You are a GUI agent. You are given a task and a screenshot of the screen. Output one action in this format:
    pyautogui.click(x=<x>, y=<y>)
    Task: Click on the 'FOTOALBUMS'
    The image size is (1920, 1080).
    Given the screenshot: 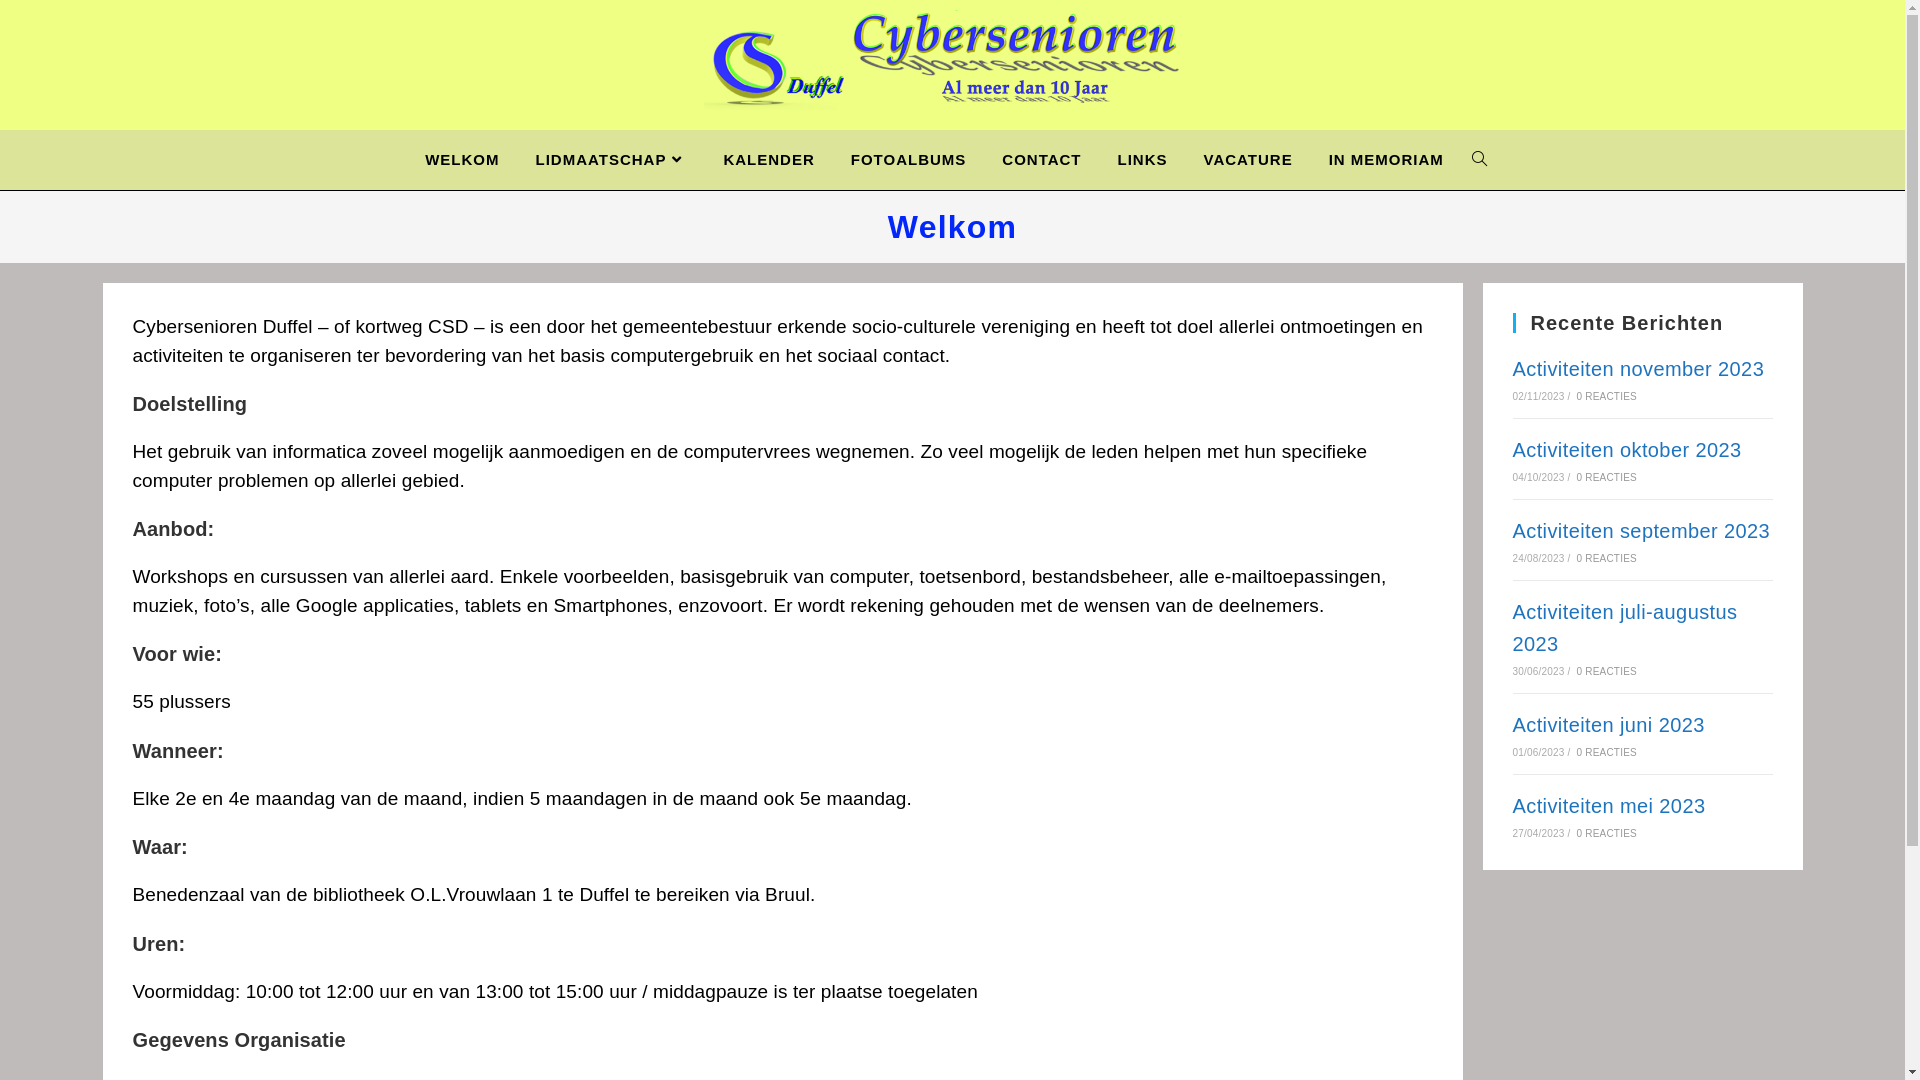 What is the action you would take?
    pyautogui.click(x=907, y=158)
    